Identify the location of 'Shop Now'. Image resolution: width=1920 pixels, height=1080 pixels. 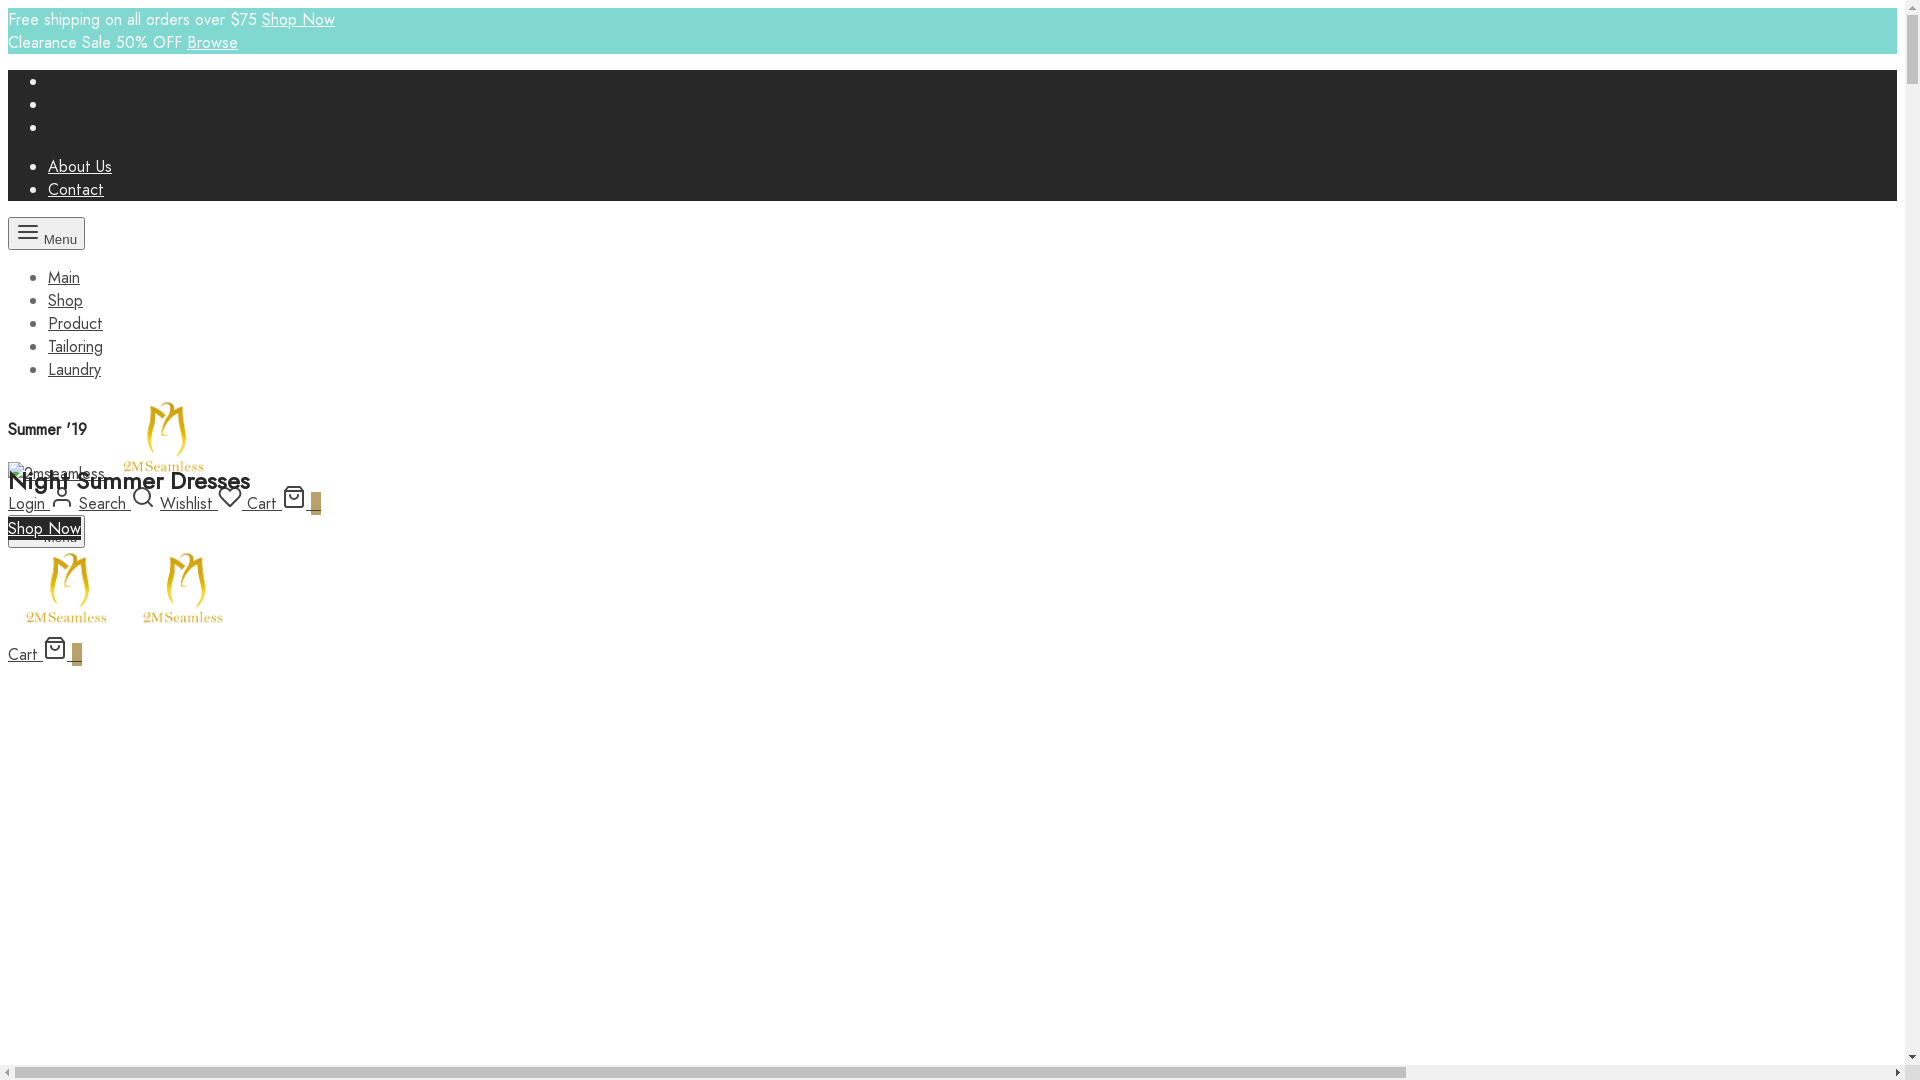
(297, 19).